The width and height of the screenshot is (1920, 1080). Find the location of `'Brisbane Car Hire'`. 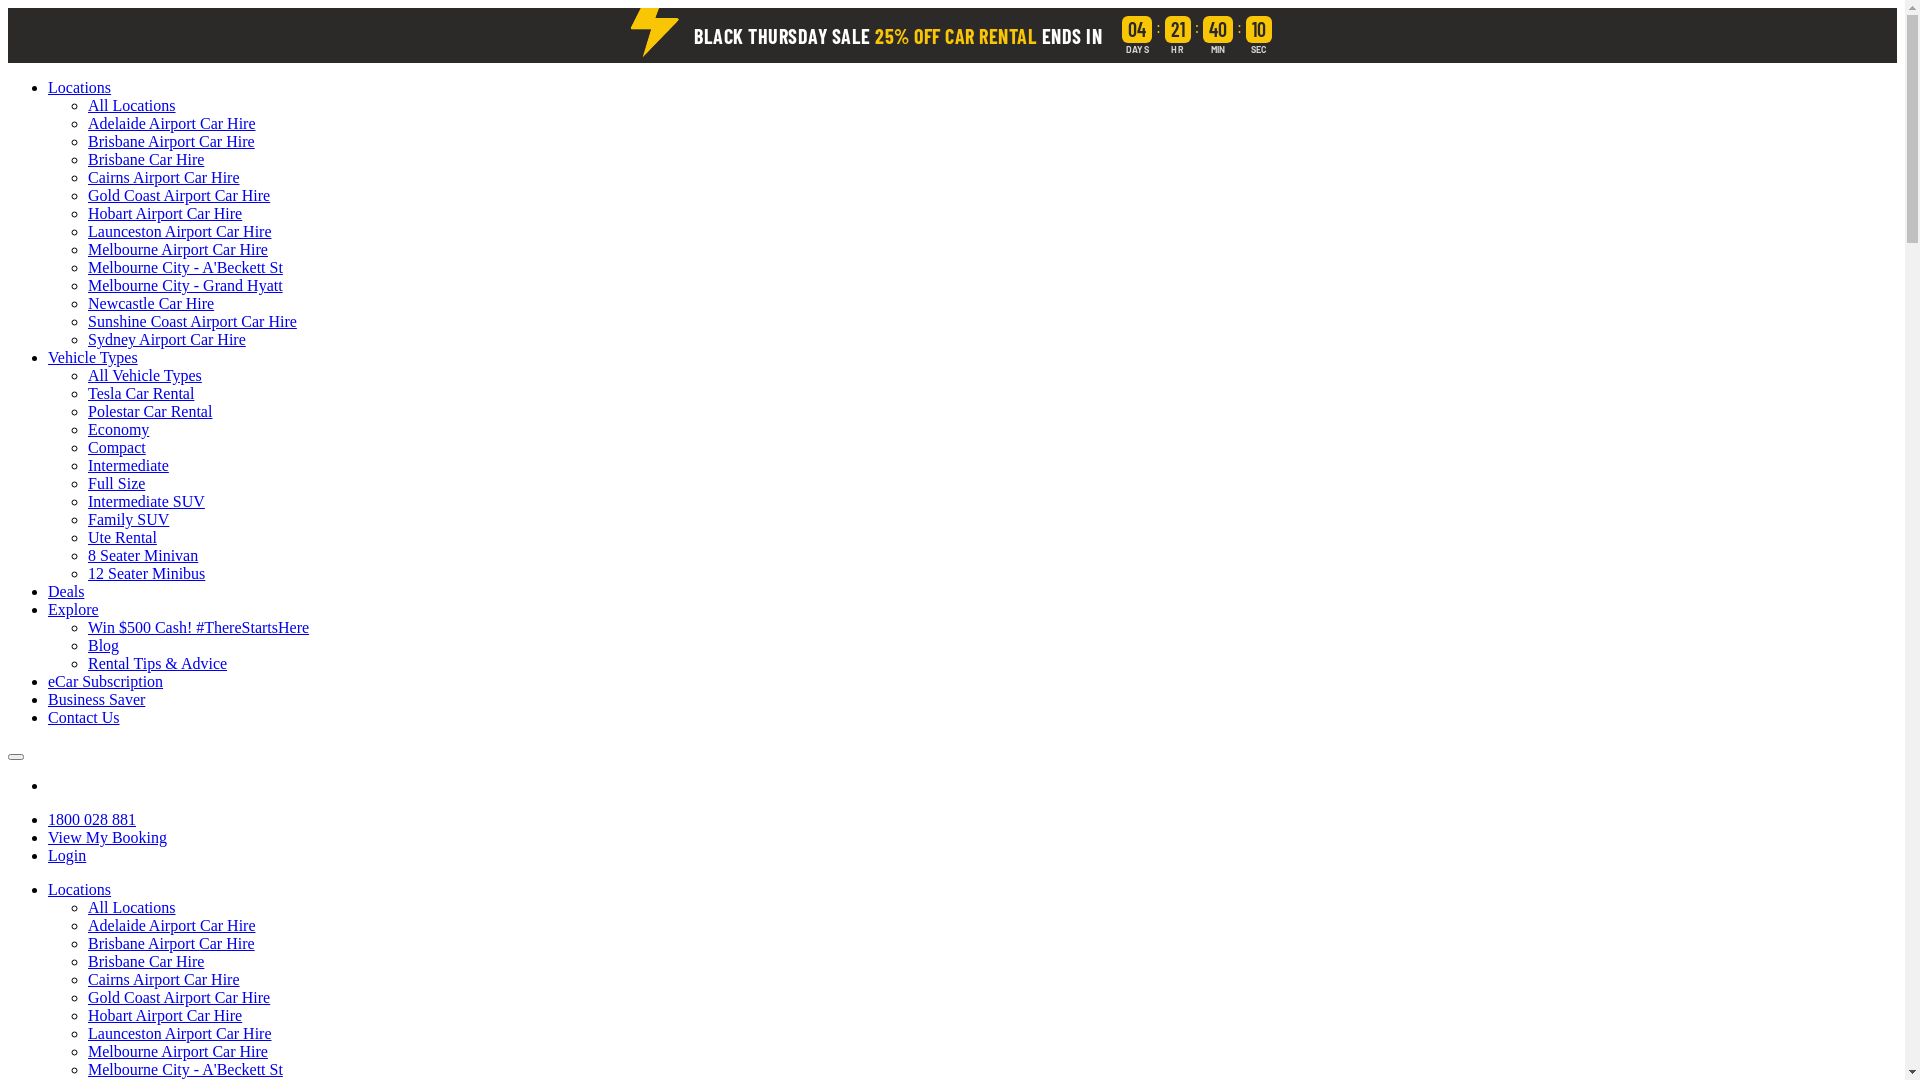

'Brisbane Car Hire' is located at coordinates (144, 158).